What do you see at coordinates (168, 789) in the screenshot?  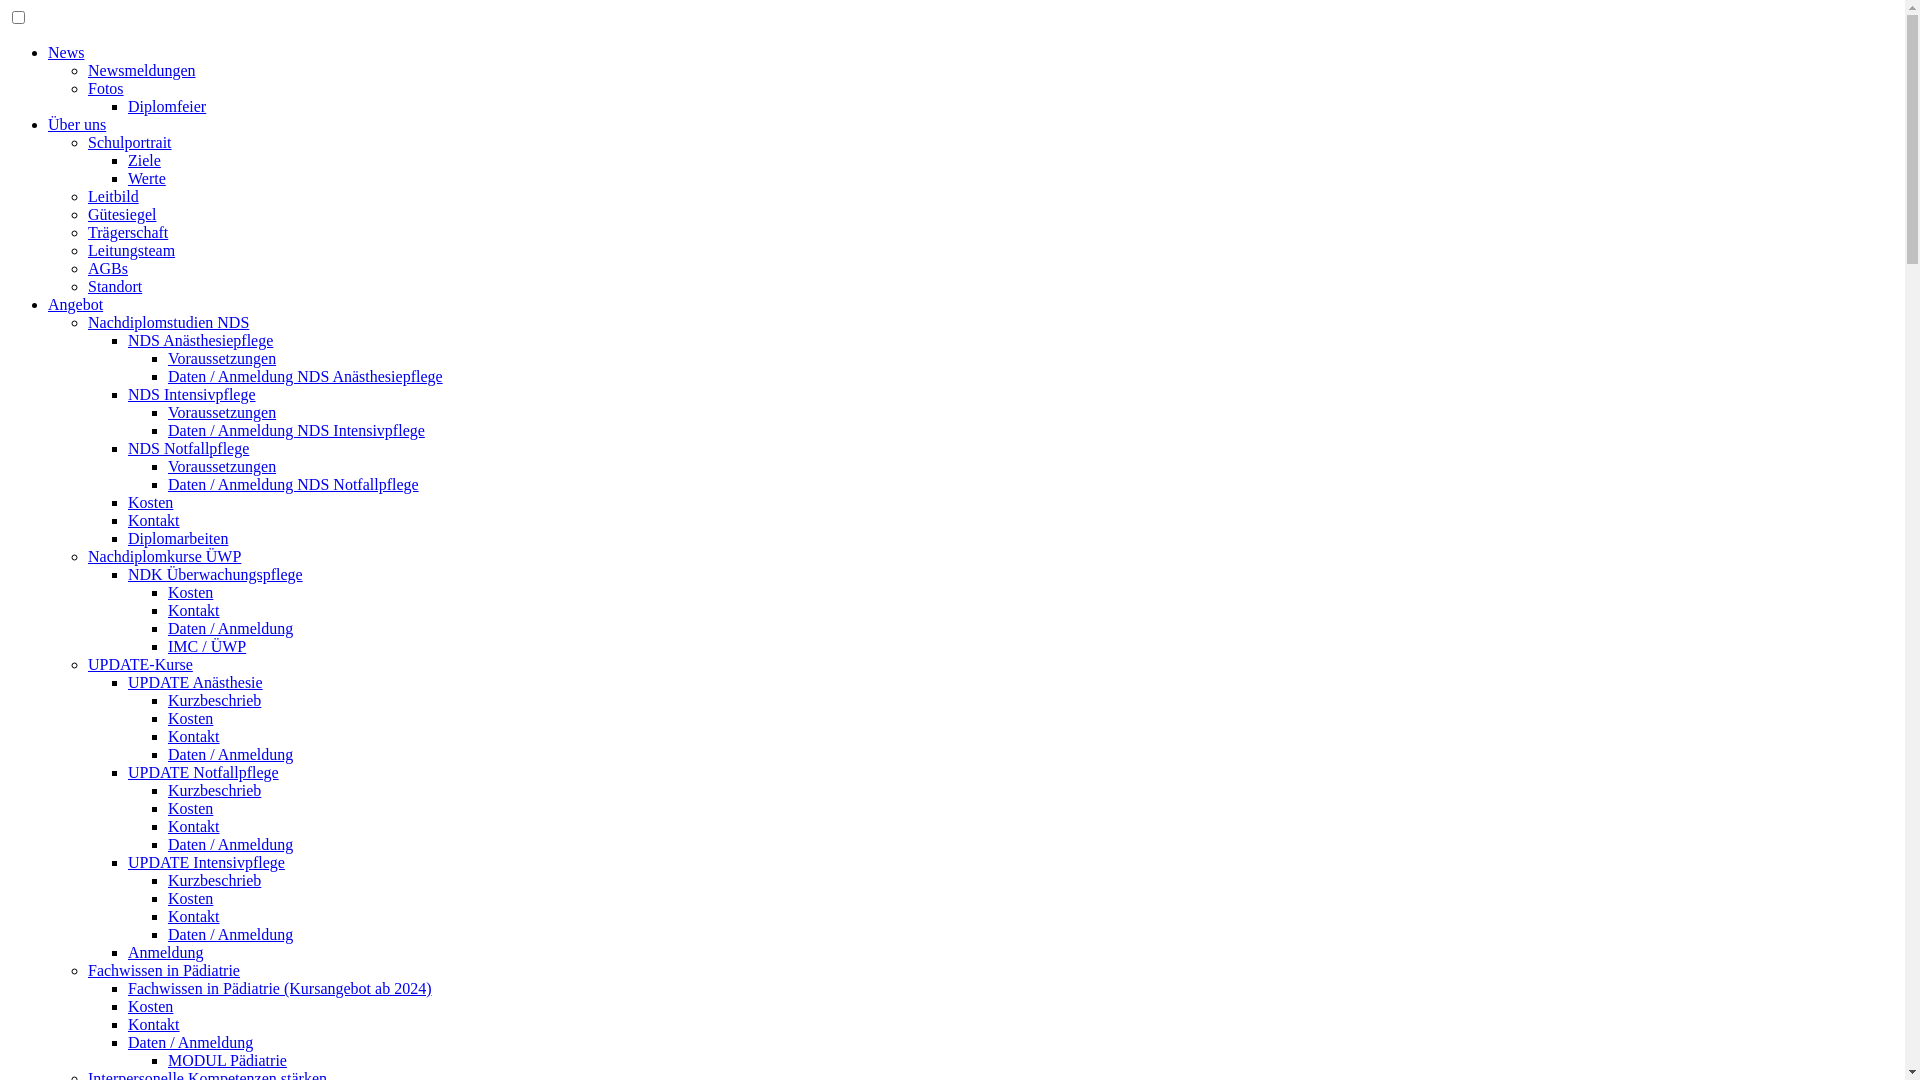 I see `'Kurzbeschrieb'` at bounding box center [168, 789].